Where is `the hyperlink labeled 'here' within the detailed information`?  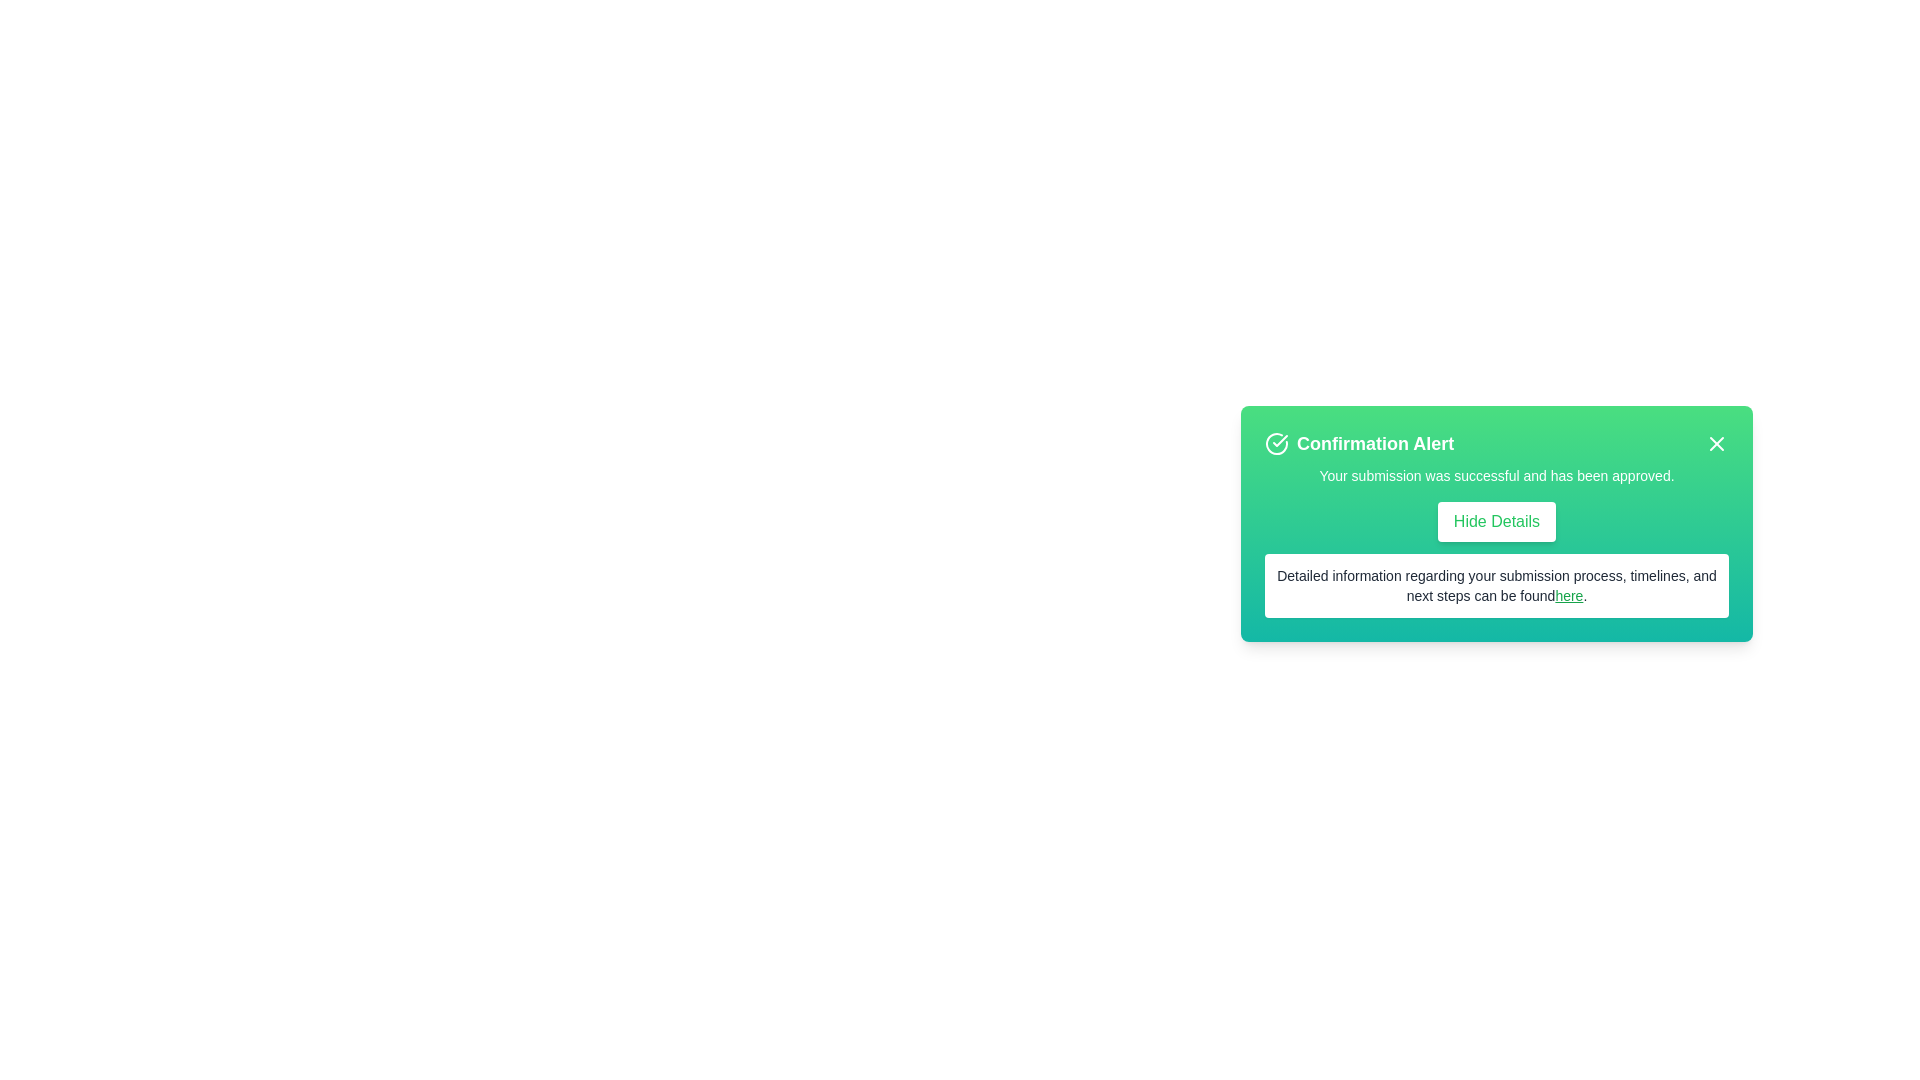
the hyperlink labeled 'here' within the detailed information is located at coordinates (1568, 595).